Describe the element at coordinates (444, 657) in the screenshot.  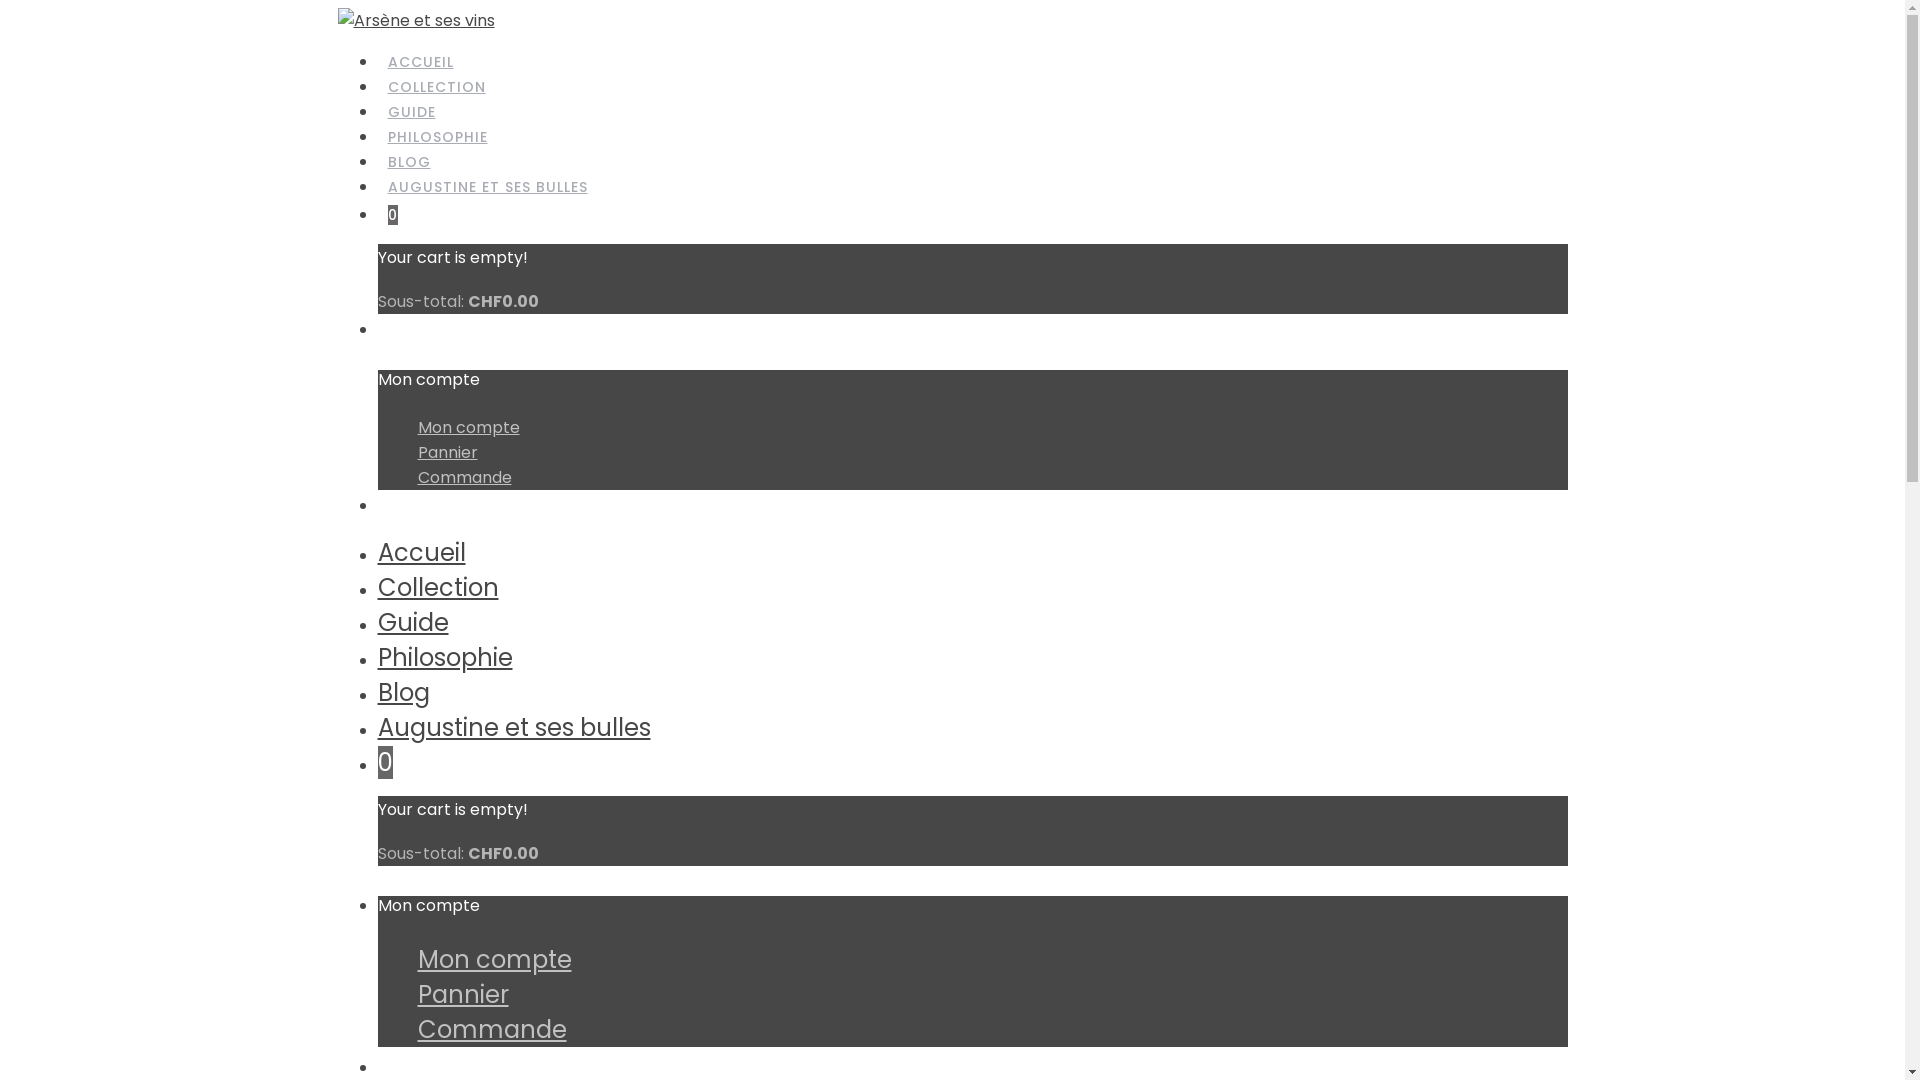
I see `'Philosophie'` at that location.